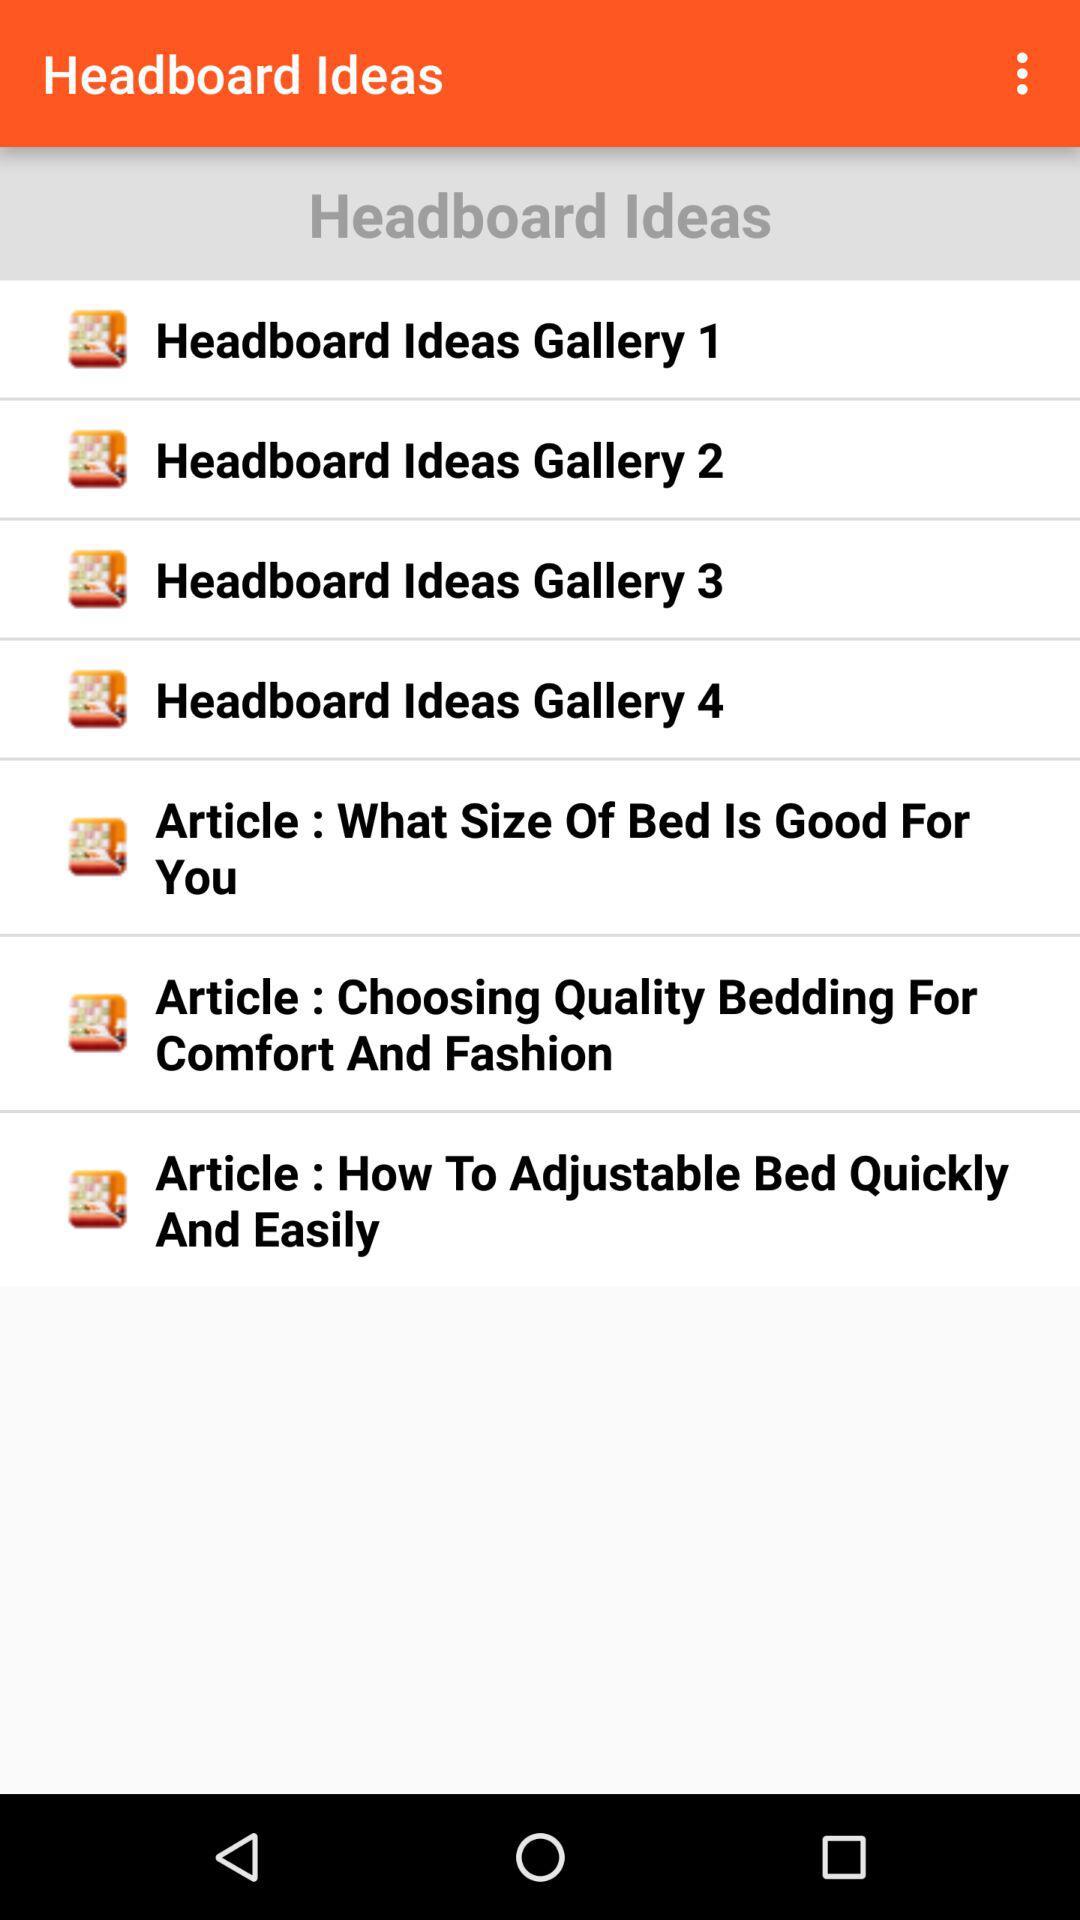 The width and height of the screenshot is (1080, 1920). I want to click on icon to the right of headboard ideas icon, so click(1027, 73).